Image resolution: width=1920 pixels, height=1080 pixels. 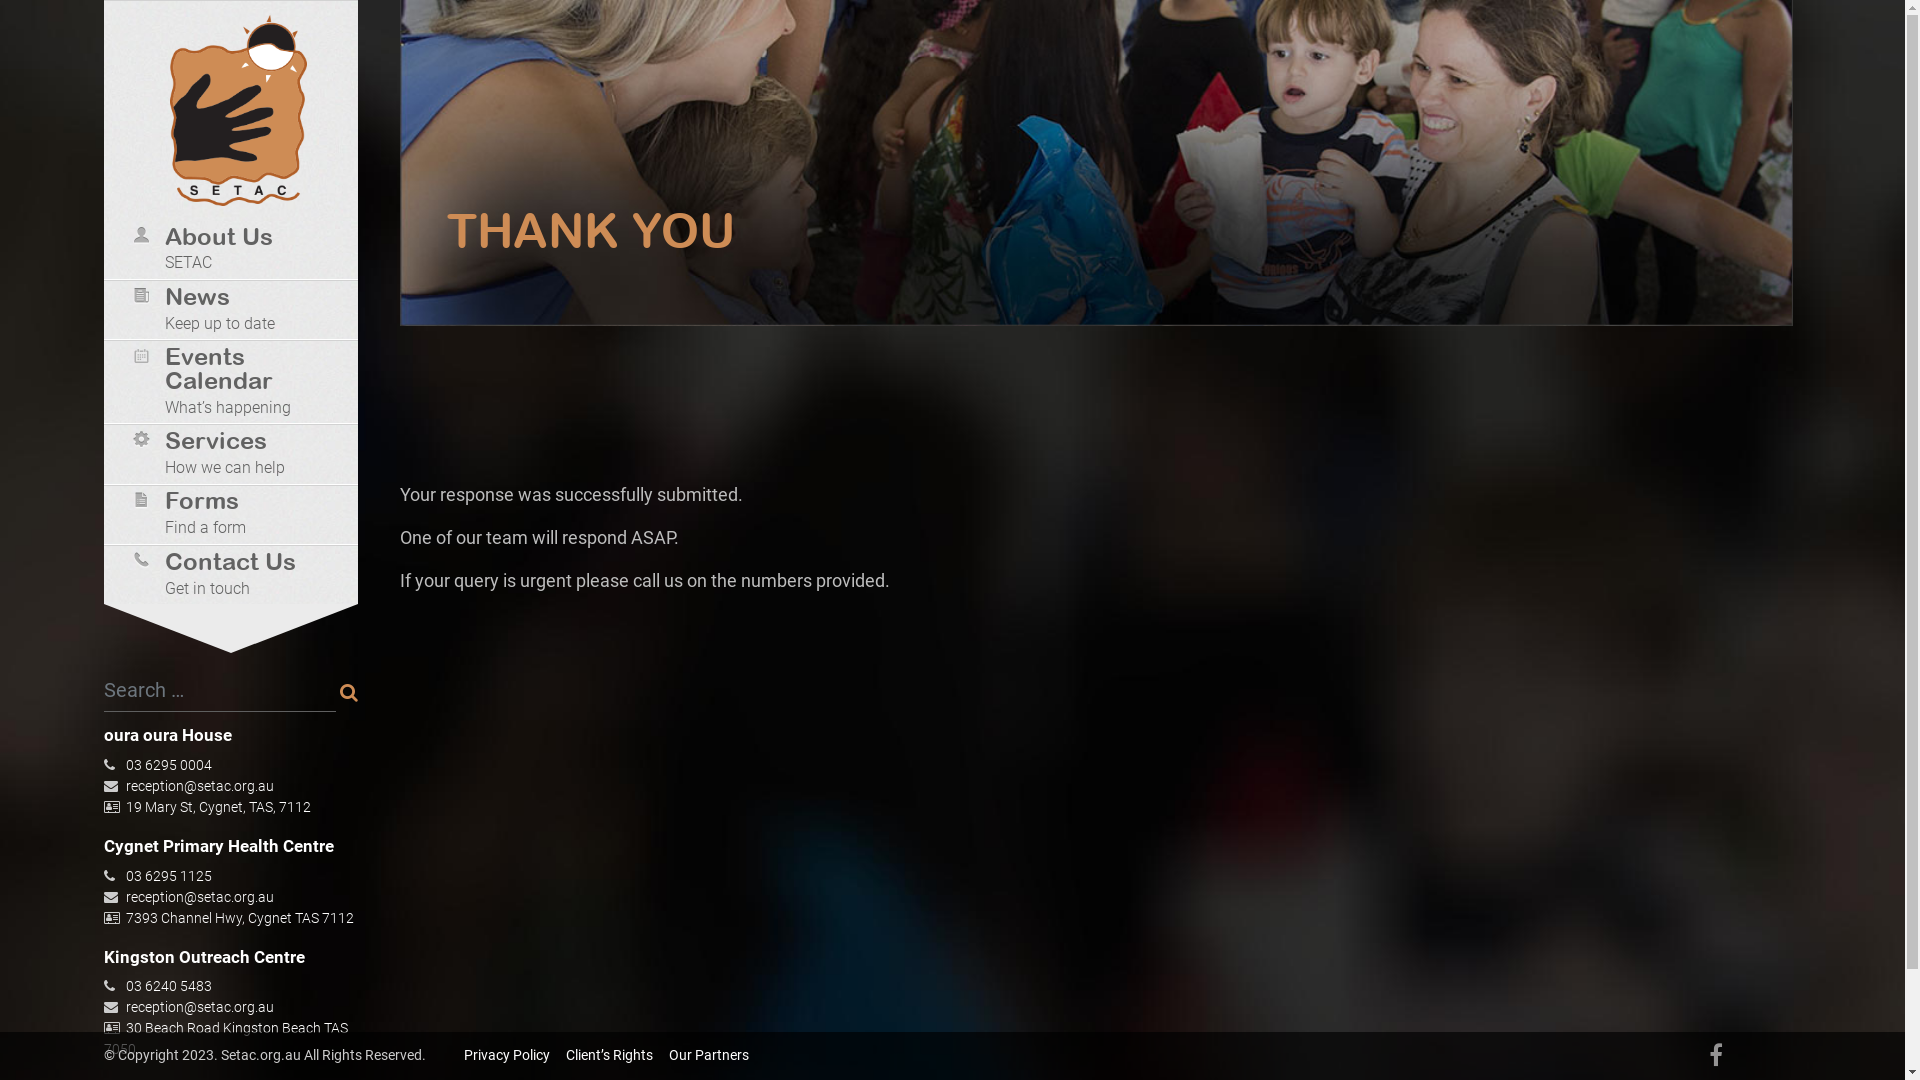 What do you see at coordinates (200, 896) in the screenshot?
I see `'reception@setac.org.au'` at bounding box center [200, 896].